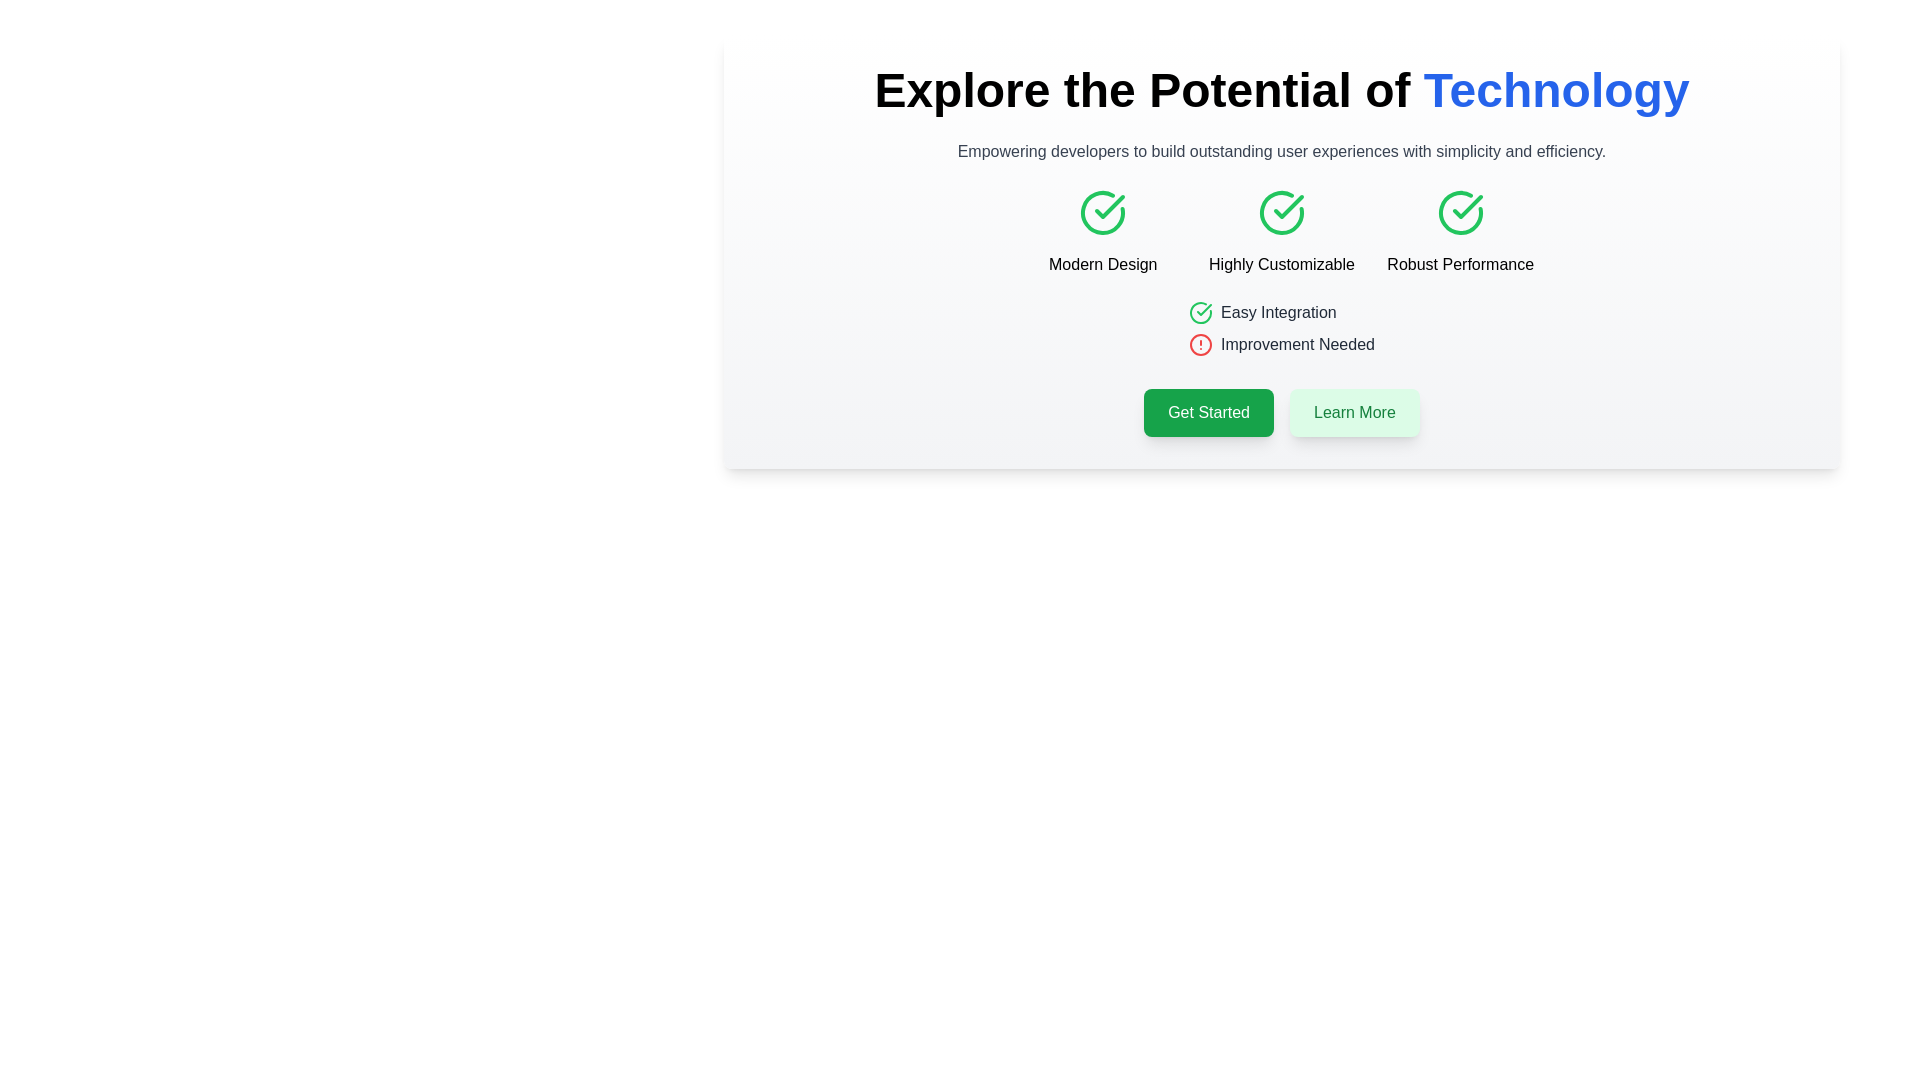  Describe the element at coordinates (1200, 312) in the screenshot. I see `the green circular icon with a check mark inside, indicating completion or success, positioned adjacent to the text 'Easy Integration'` at that location.